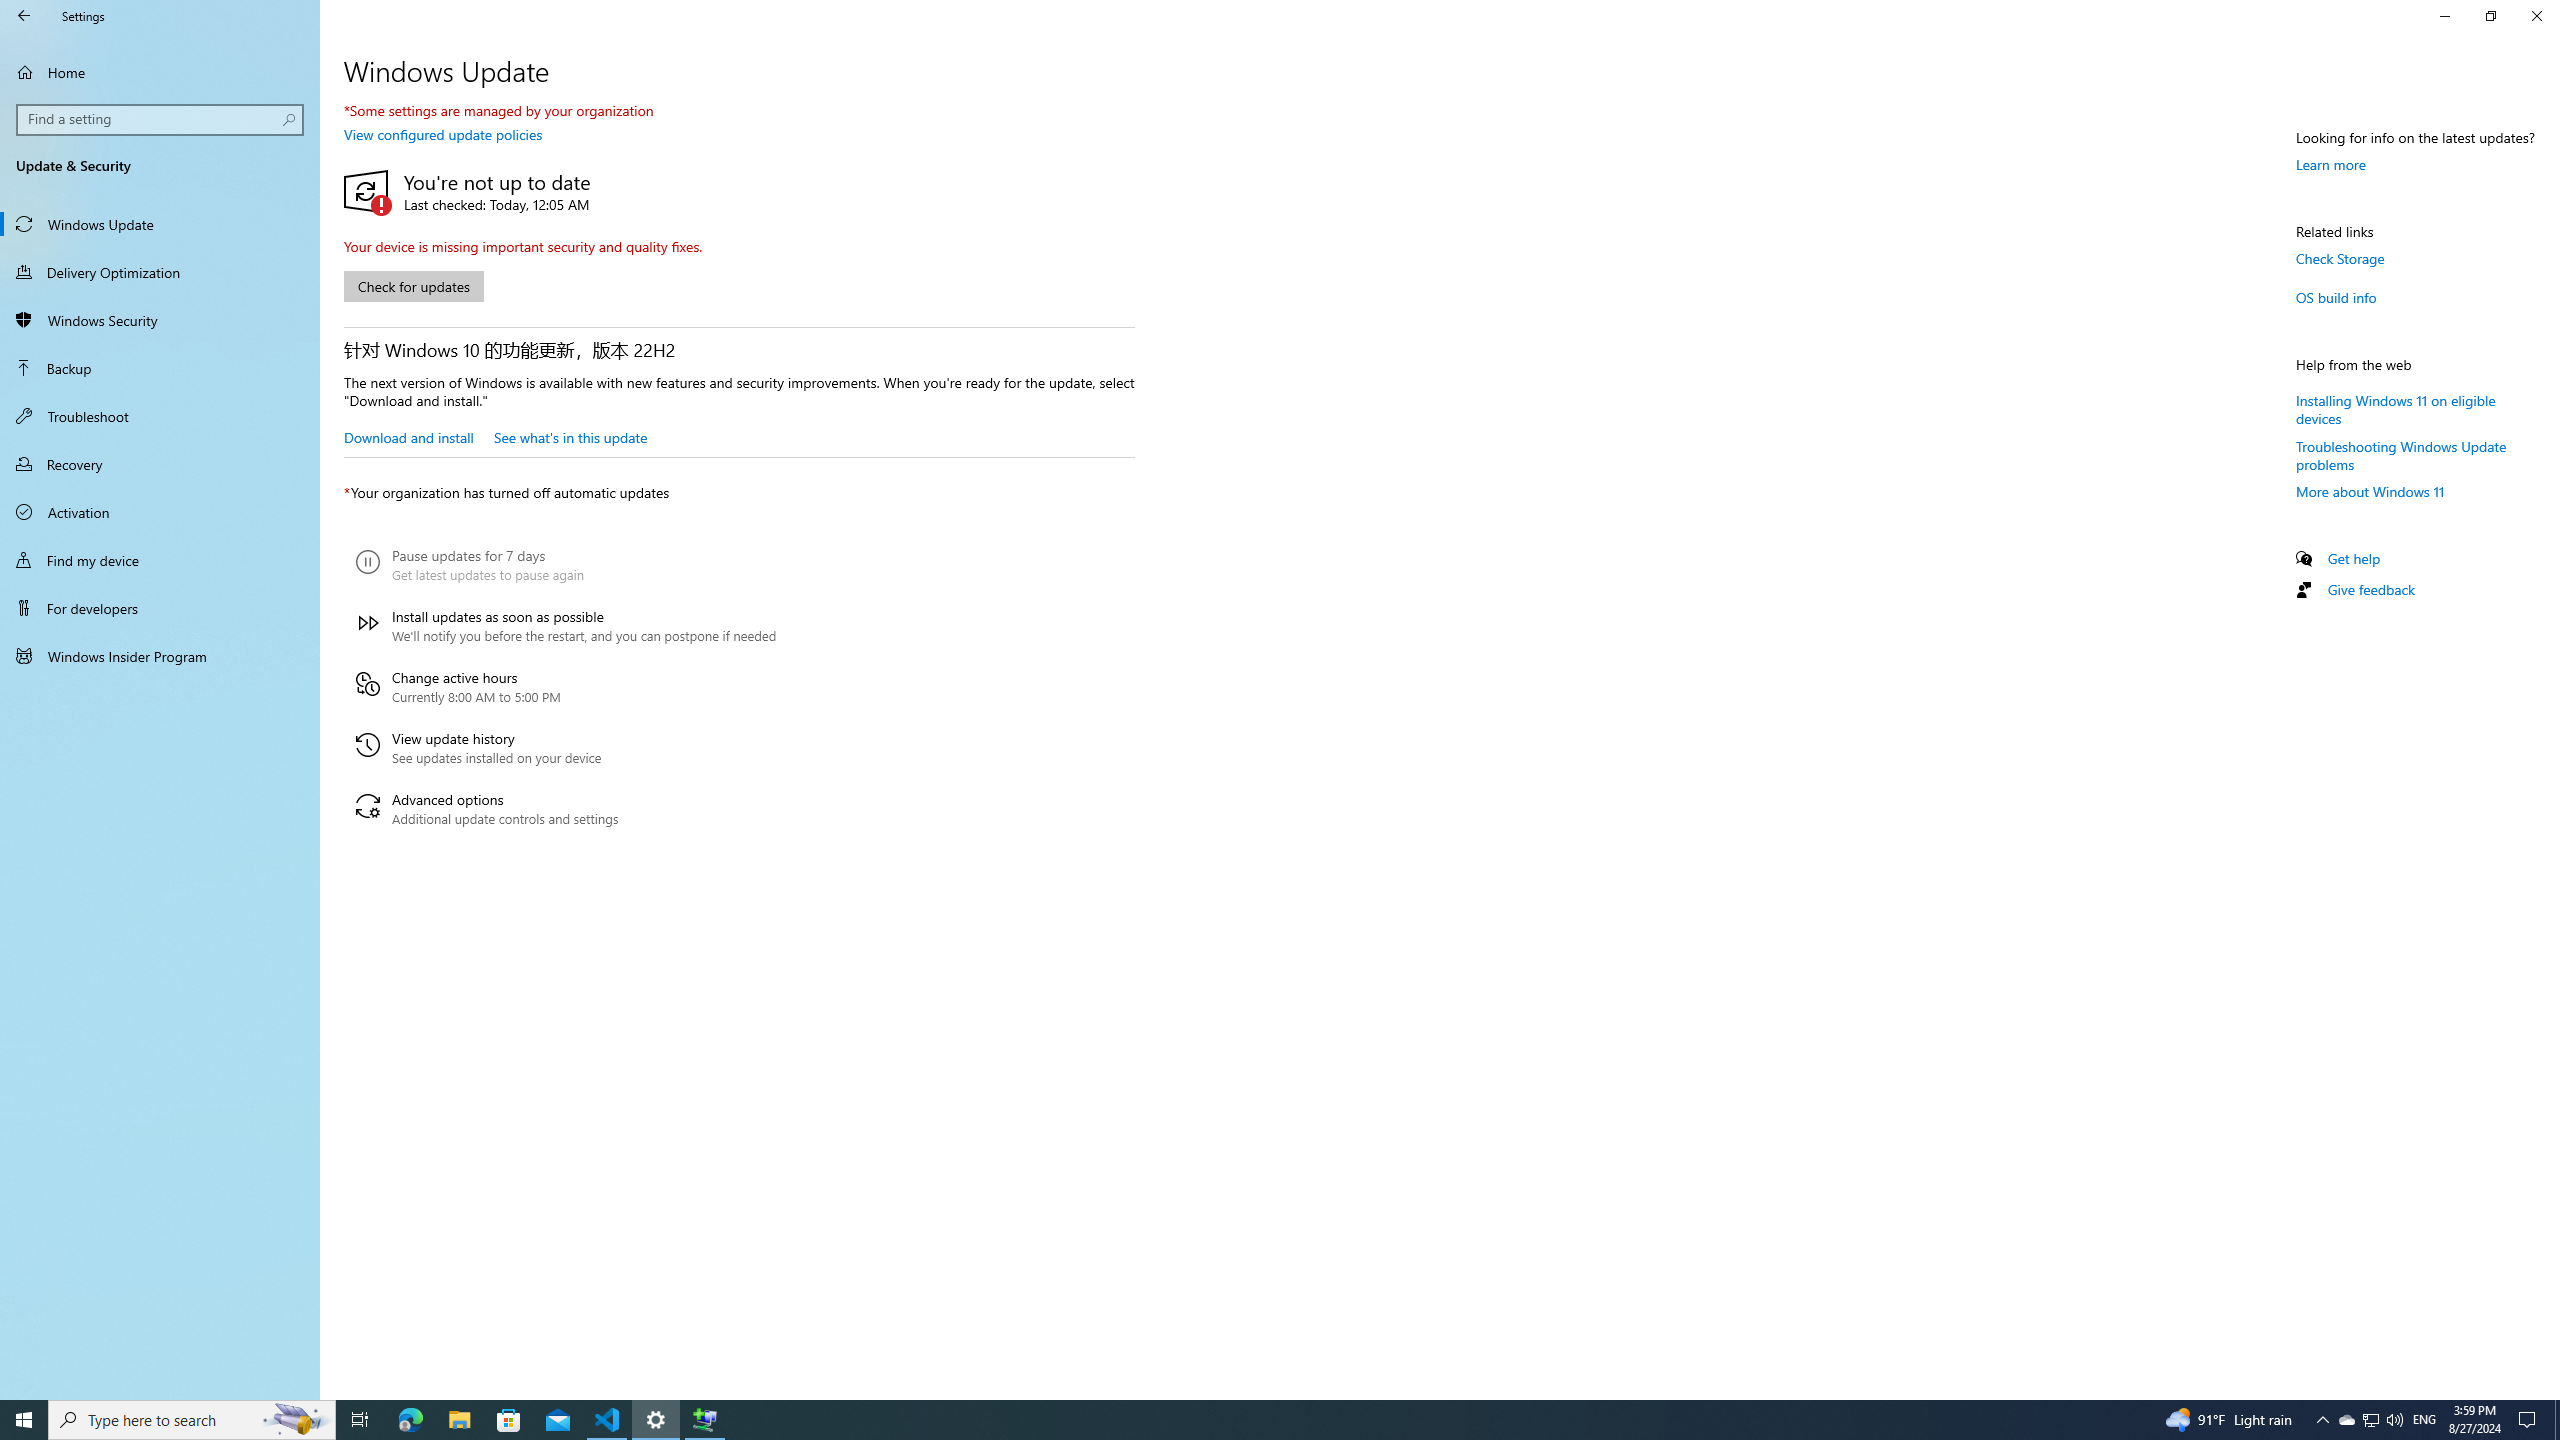  I want to click on 'Change active hours', so click(564, 686).